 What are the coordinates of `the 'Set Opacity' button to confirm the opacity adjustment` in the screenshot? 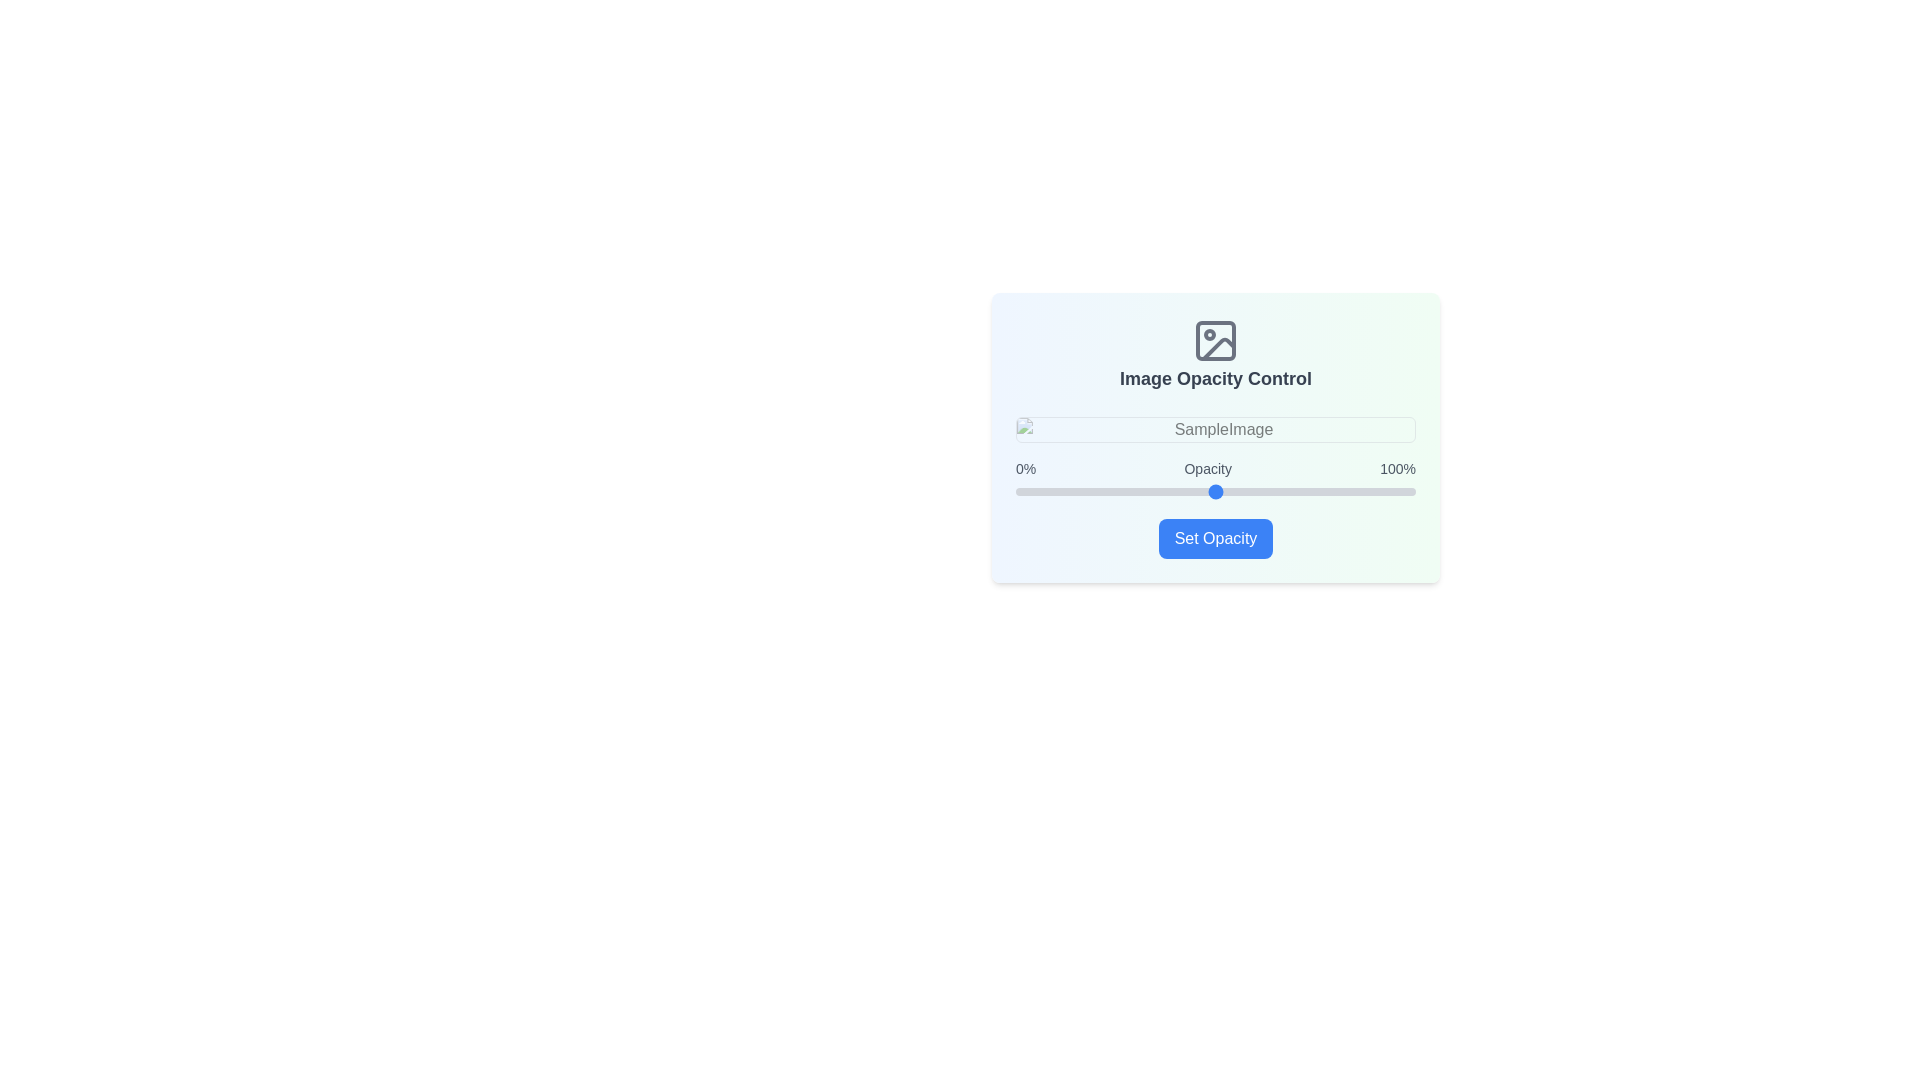 It's located at (1214, 538).